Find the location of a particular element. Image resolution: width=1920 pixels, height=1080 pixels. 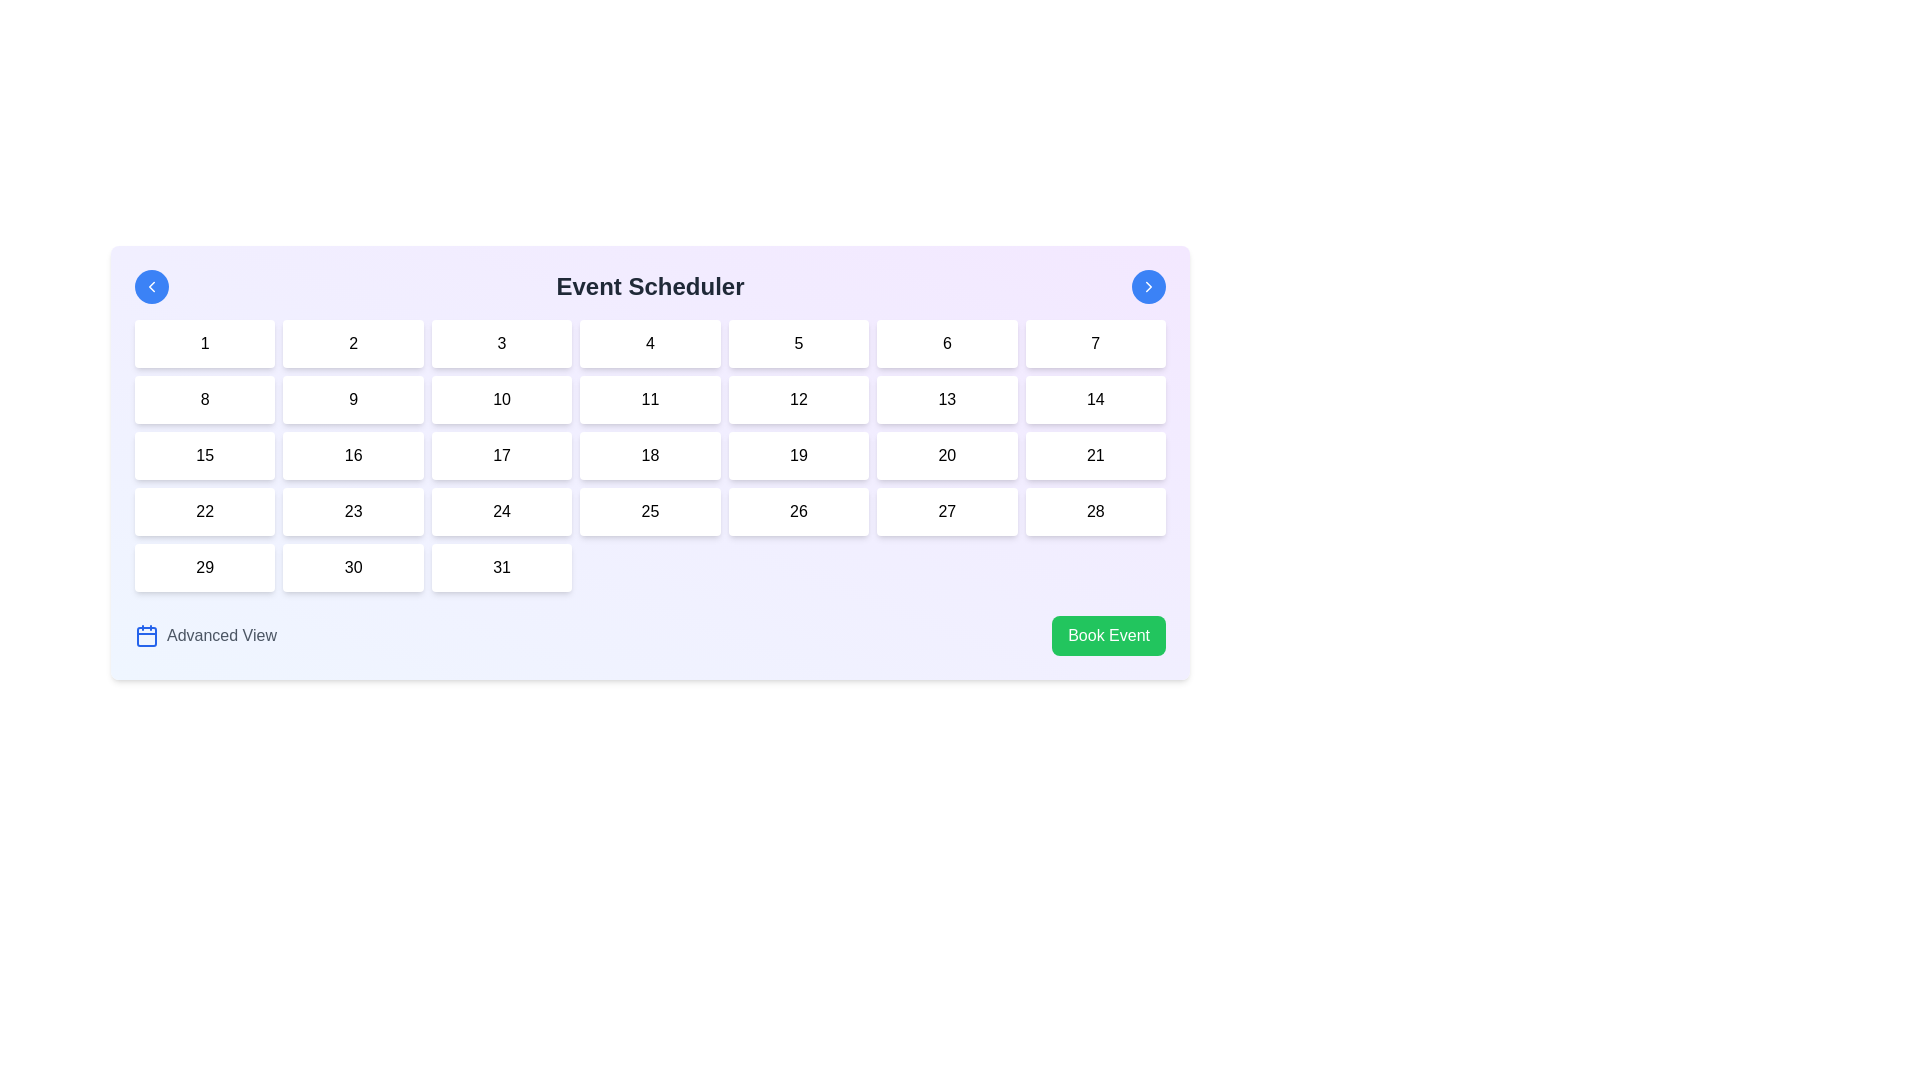

the button representing the selectable day in the calendar or scheduler interface is located at coordinates (205, 455).